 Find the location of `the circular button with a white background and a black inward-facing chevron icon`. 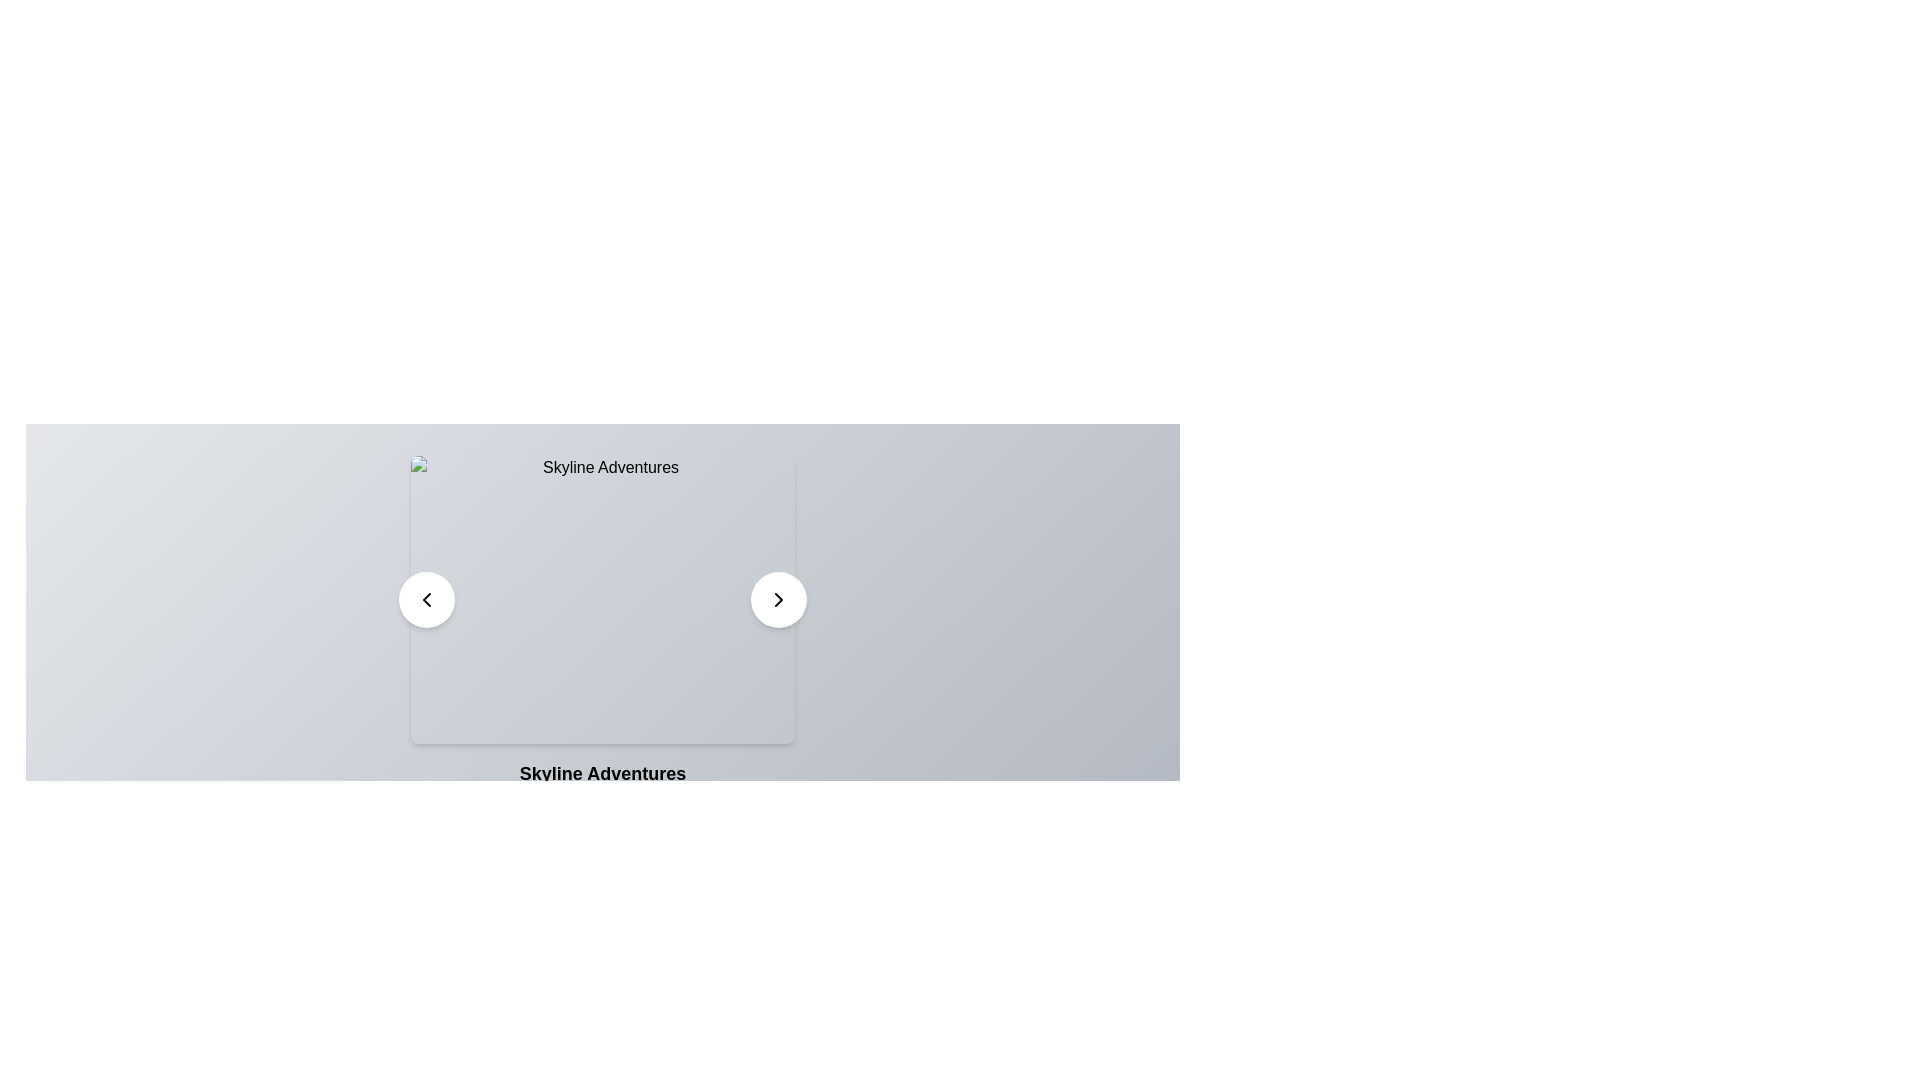

the circular button with a white background and a black inward-facing chevron icon is located at coordinates (426, 599).